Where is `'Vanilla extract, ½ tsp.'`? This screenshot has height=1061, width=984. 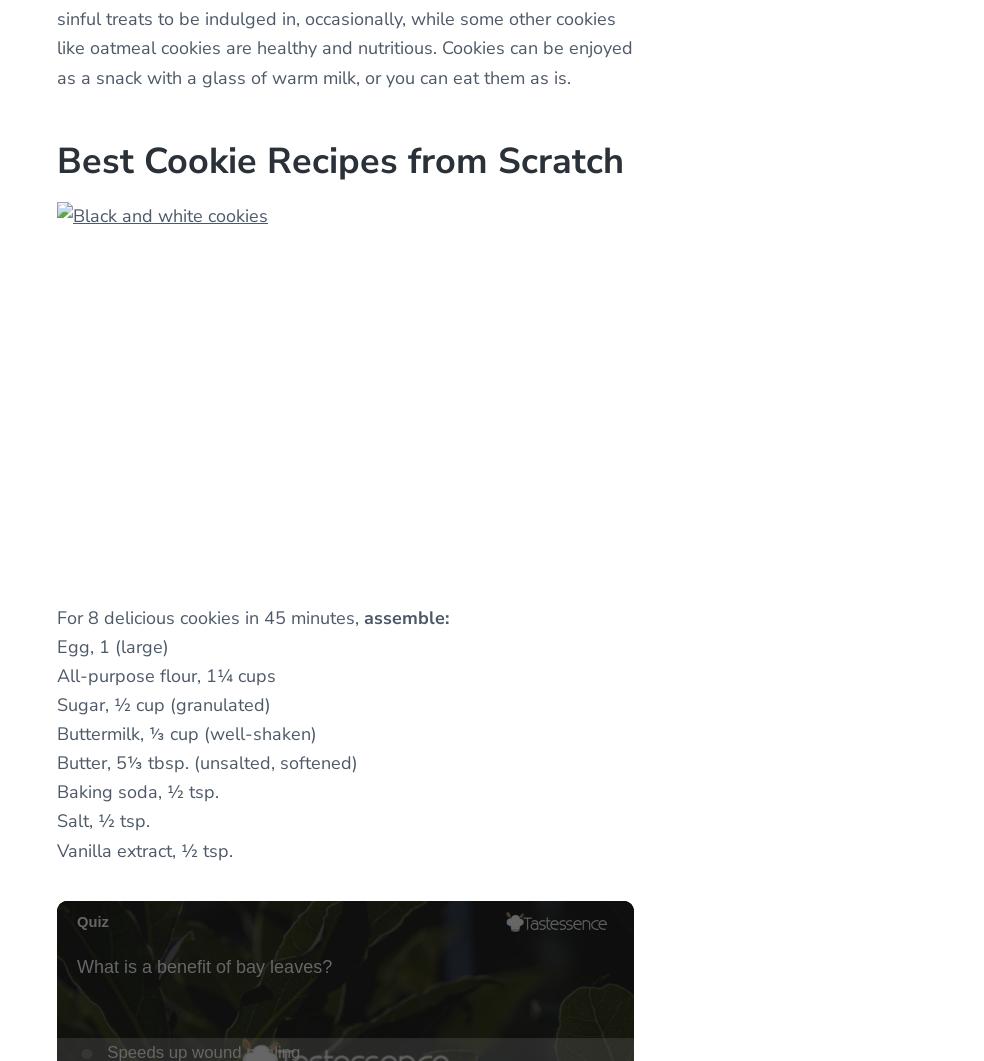
'Vanilla extract, ½ tsp.' is located at coordinates (145, 849).